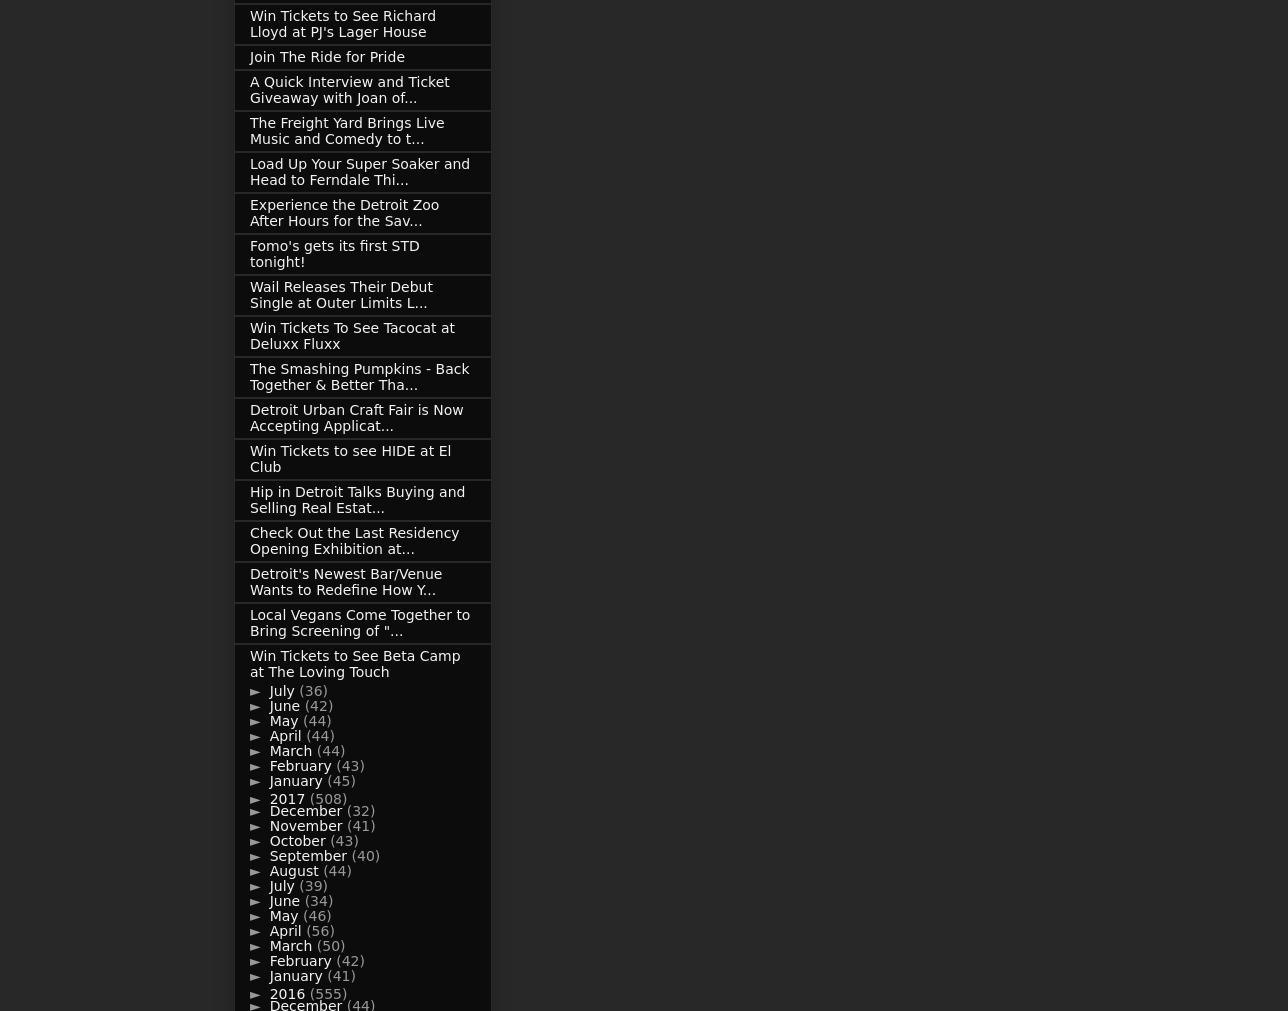  What do you see at coordinates (359, 376) in the screenshot?
I see `'The Smashing Pumpkins - Back Together & Better Tha...'` at bounding box center [359, 376].